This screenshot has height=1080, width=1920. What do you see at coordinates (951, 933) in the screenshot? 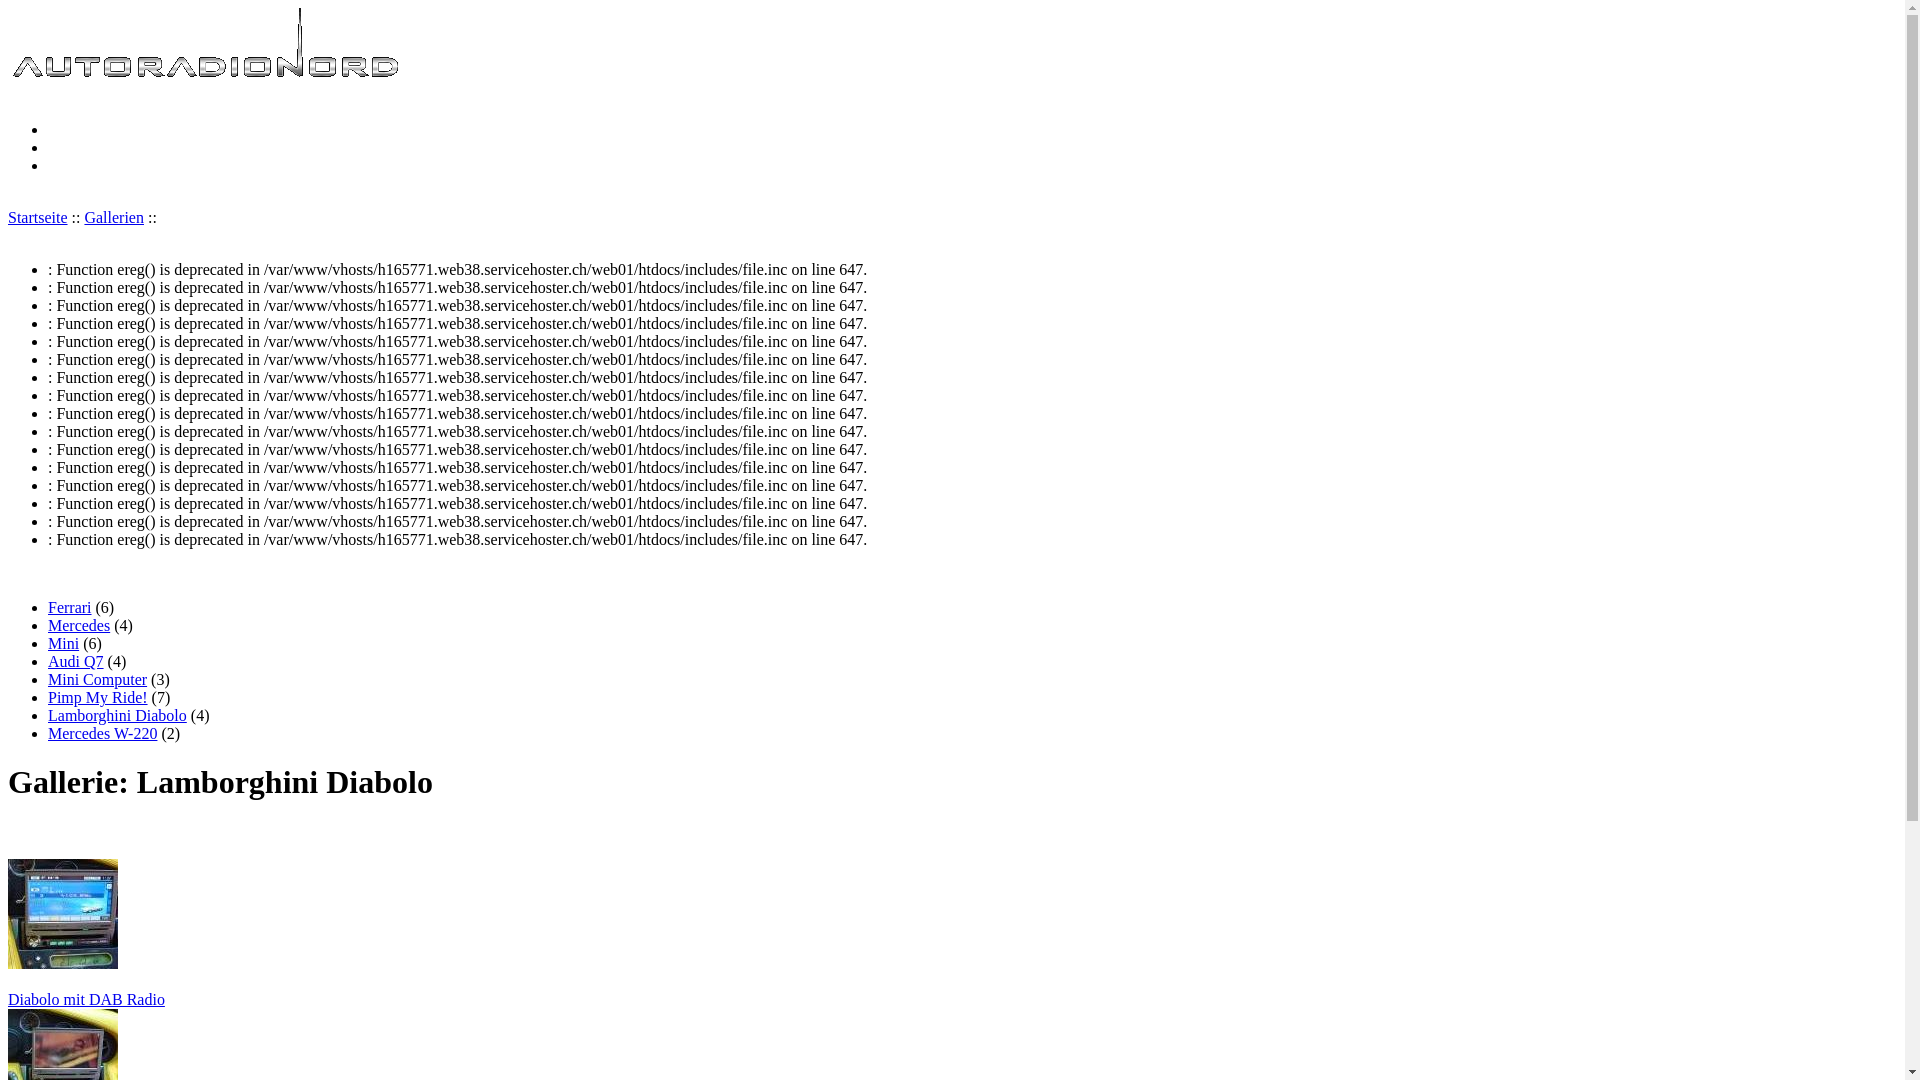
I see `'Diabolo mit DAB Radio'` at bounding box center [951, 933].